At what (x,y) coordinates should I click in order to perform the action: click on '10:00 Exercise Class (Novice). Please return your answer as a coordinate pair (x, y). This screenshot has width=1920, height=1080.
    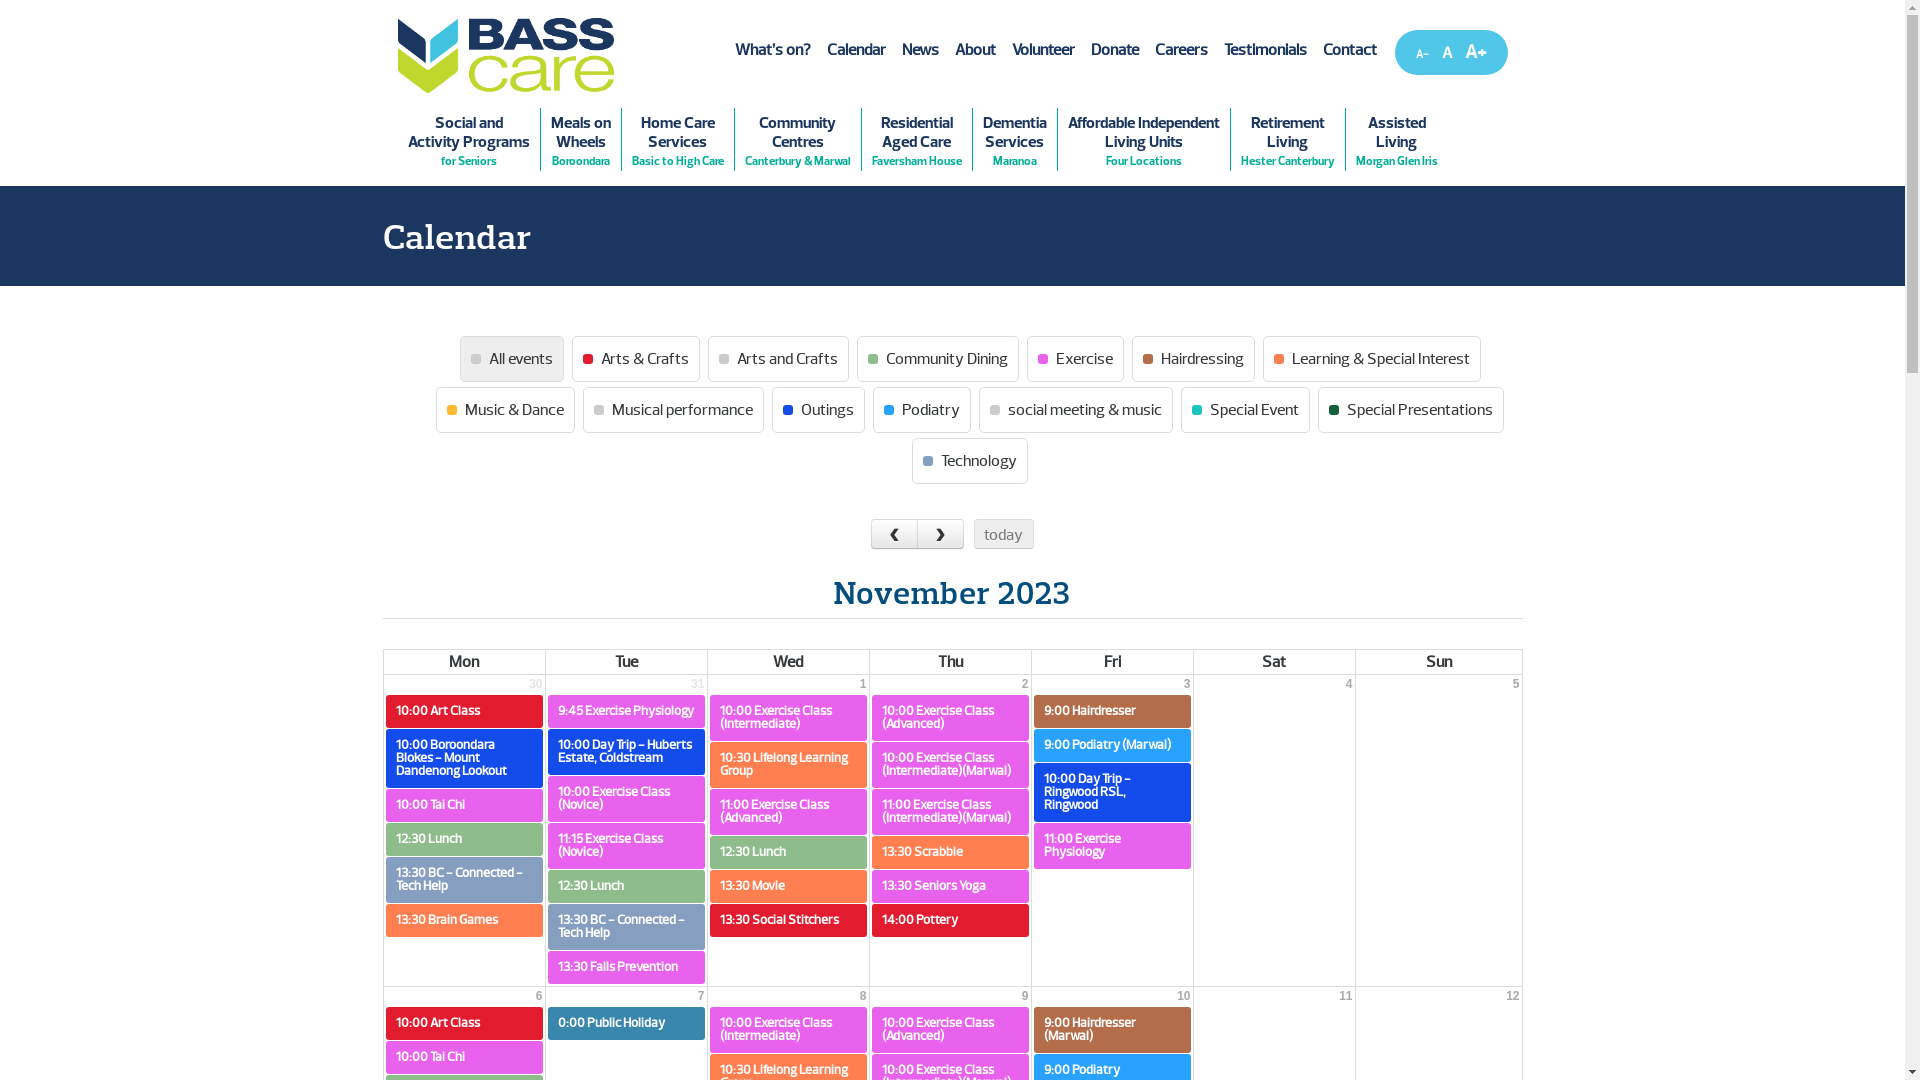
    Looking at the image, I should click on (625, 797).